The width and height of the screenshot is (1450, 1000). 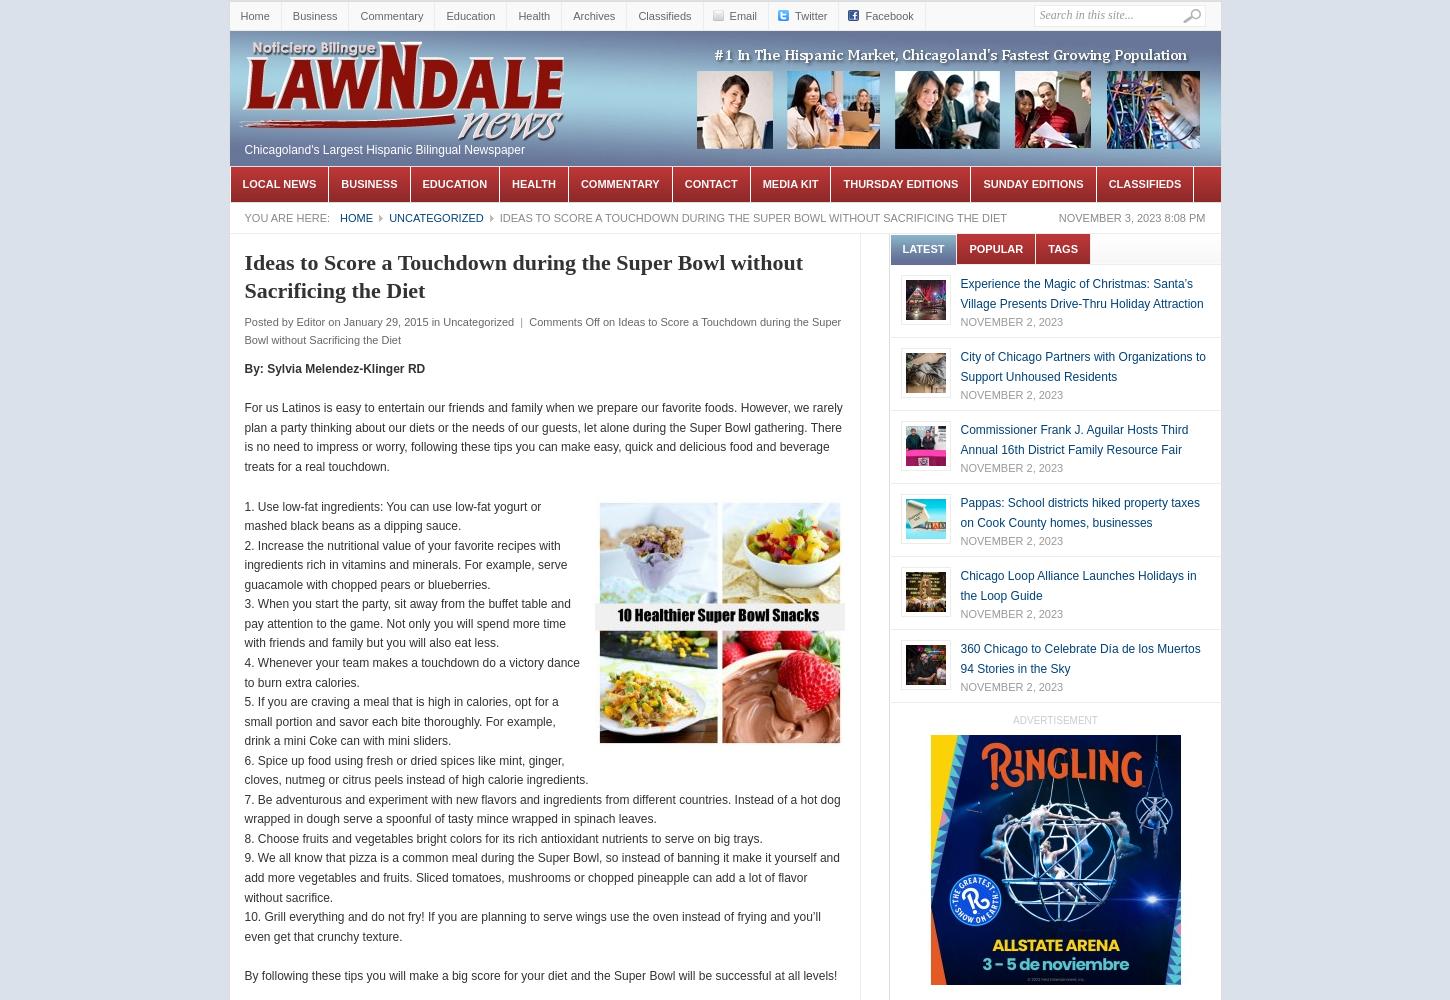 What do you see at coordinates (310, 321) in the screenshot?
I see `'Editor'` at bounding box center [310, 321].